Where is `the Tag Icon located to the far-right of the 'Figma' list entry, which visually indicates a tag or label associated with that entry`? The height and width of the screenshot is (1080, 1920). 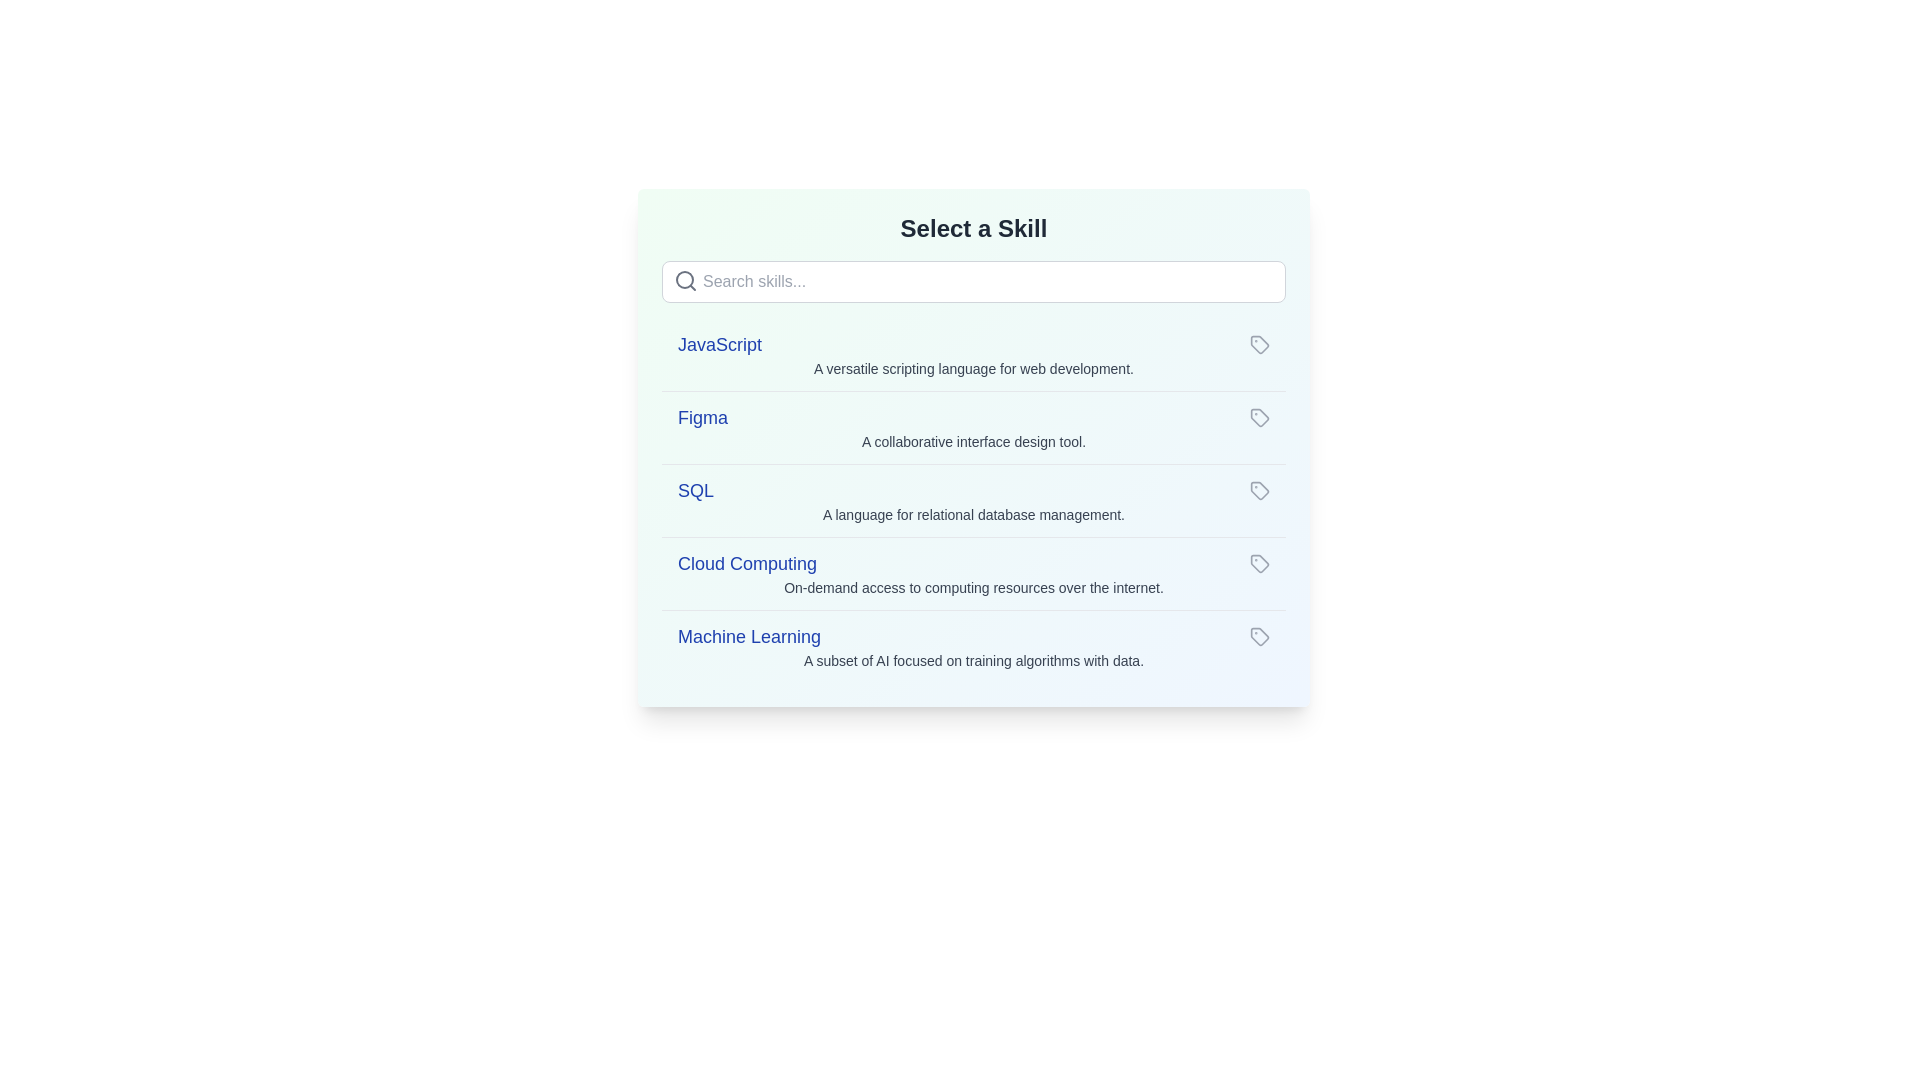 the Tag Icon located to the far-right of the 'Figma' list entry, which visually indicates a tag or label associated with that entry is located at coordinates (1258, 416).